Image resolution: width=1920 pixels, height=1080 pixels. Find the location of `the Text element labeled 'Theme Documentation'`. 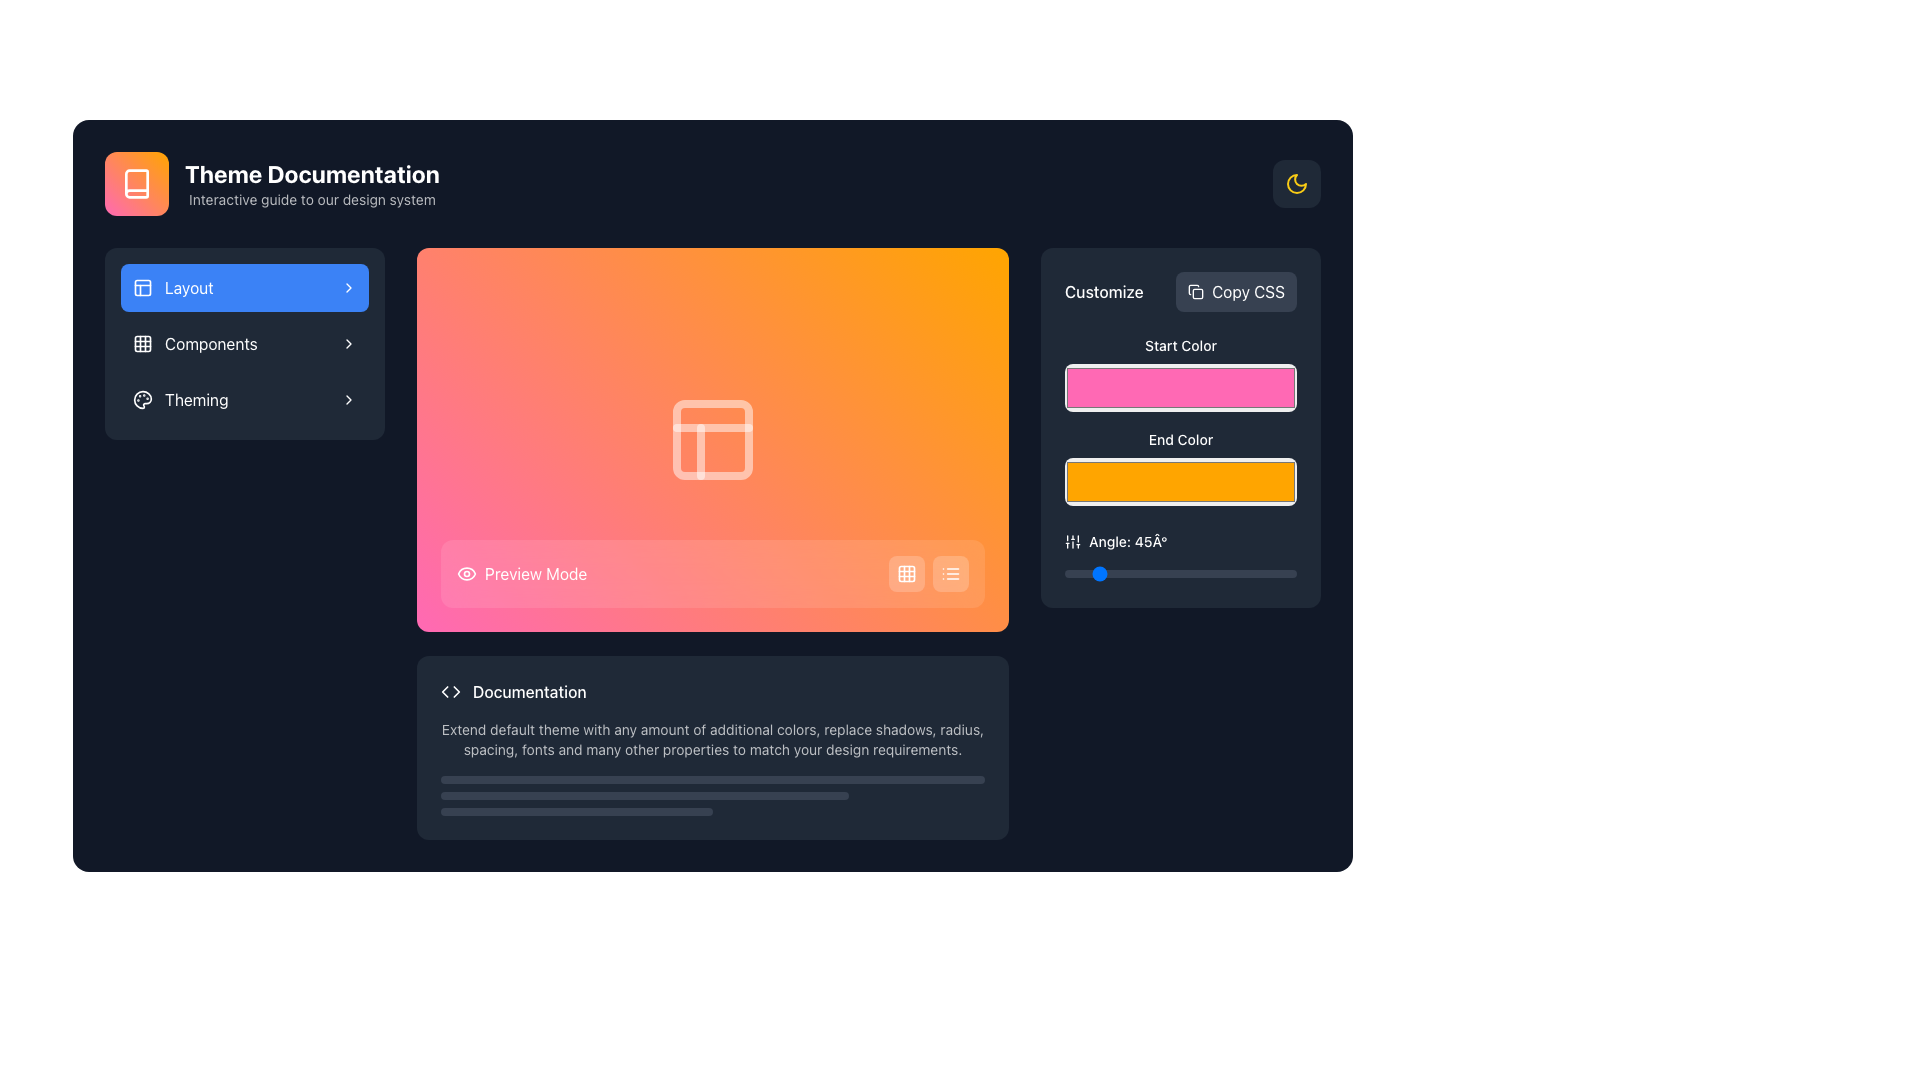

the Text element labeled 'Theme Documentation' is located at coordinates (311, 184).